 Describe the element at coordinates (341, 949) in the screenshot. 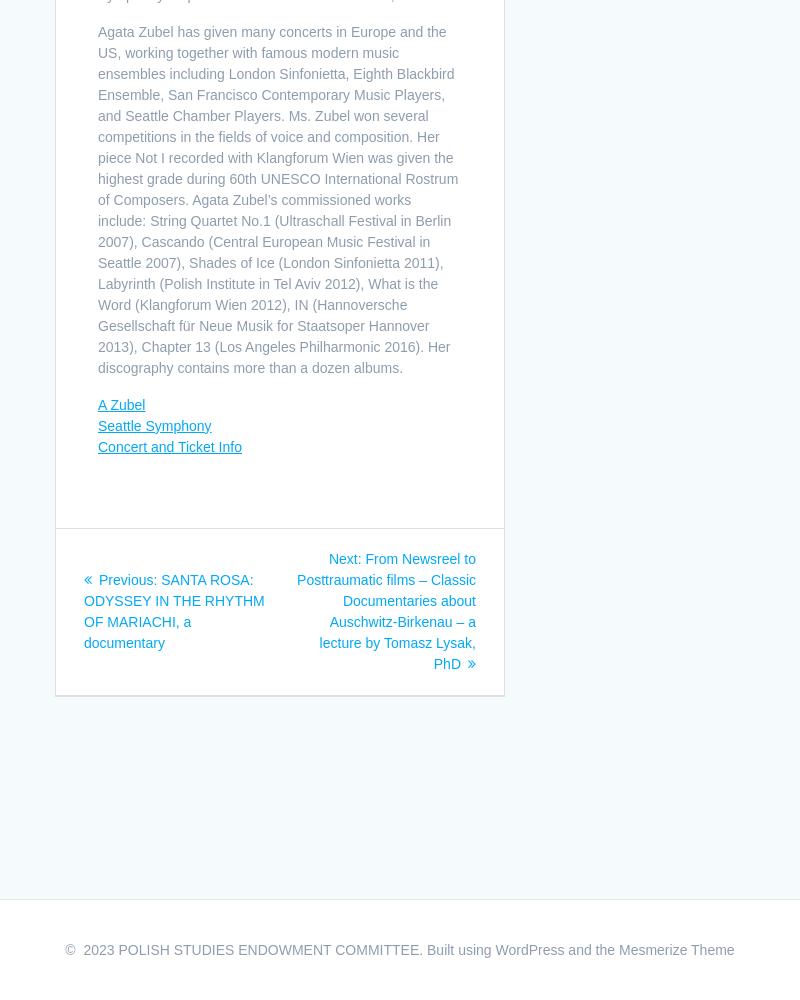

I see `'©  2023 POLISH STUDIES ENDOWMENT COMMITTEE. Built using WordPress and the'` at that location.